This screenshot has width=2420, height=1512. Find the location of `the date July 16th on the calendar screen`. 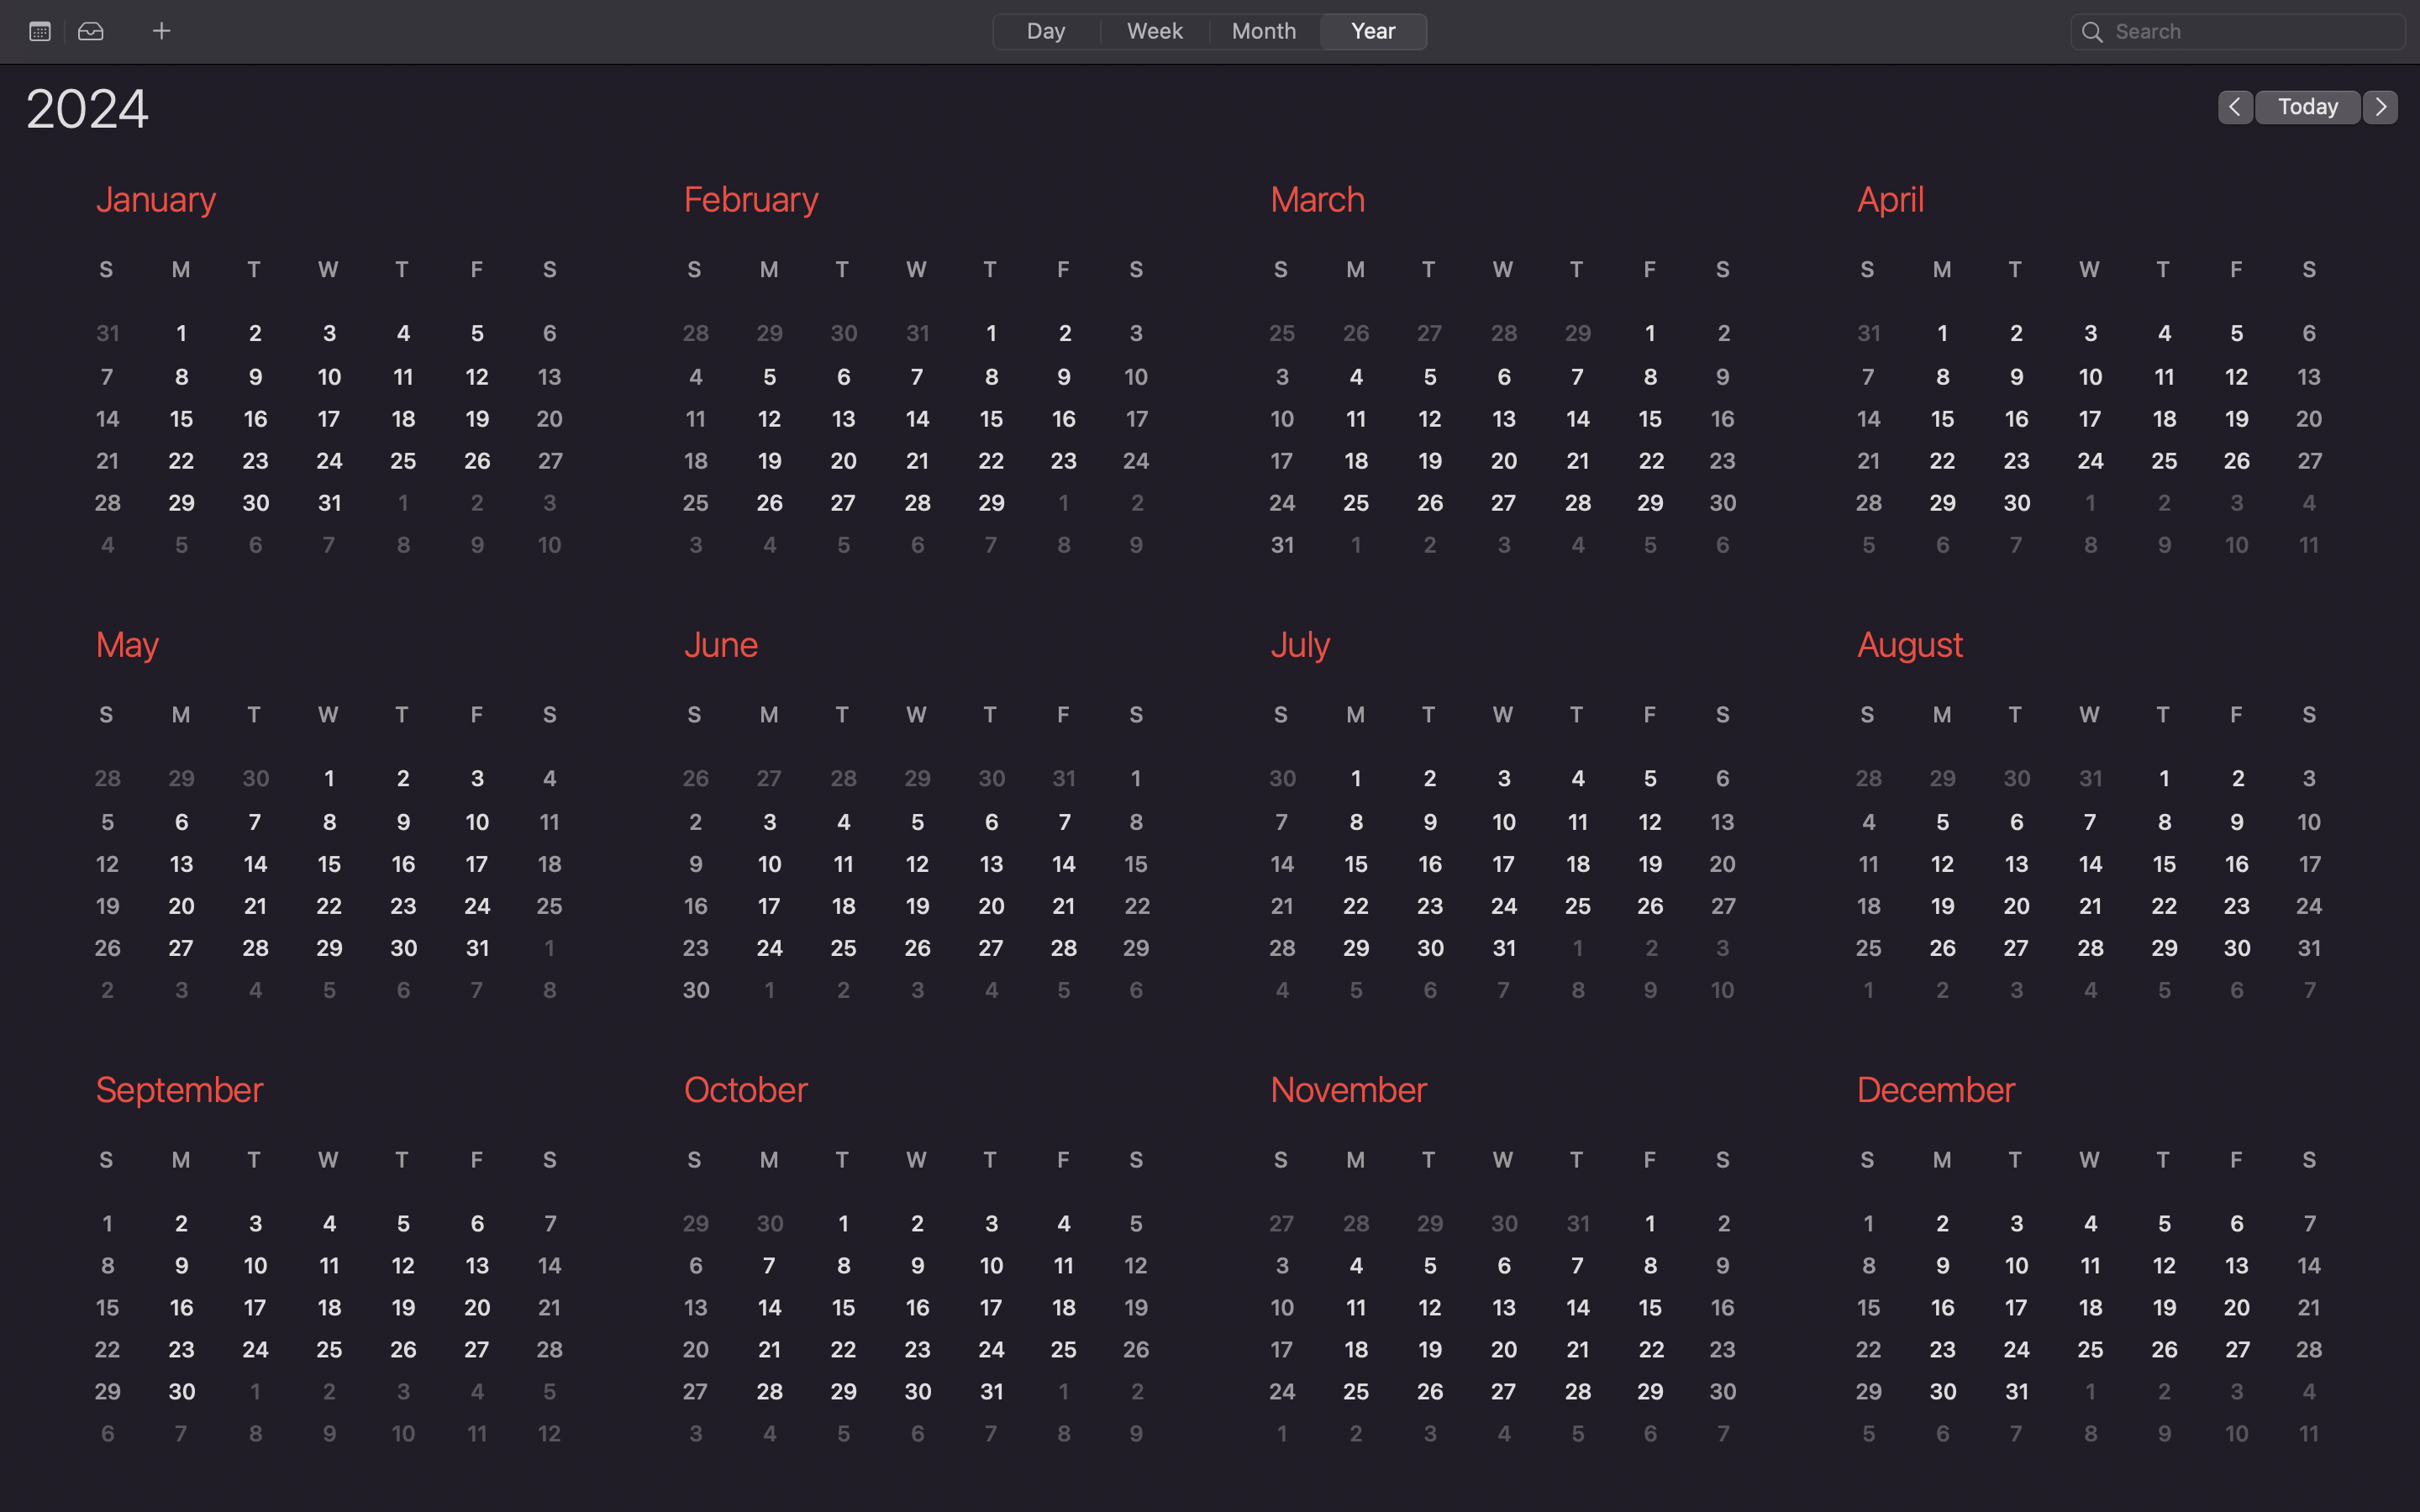

the date July 16th on the calendar screen is located at coordinates (1434, 865).